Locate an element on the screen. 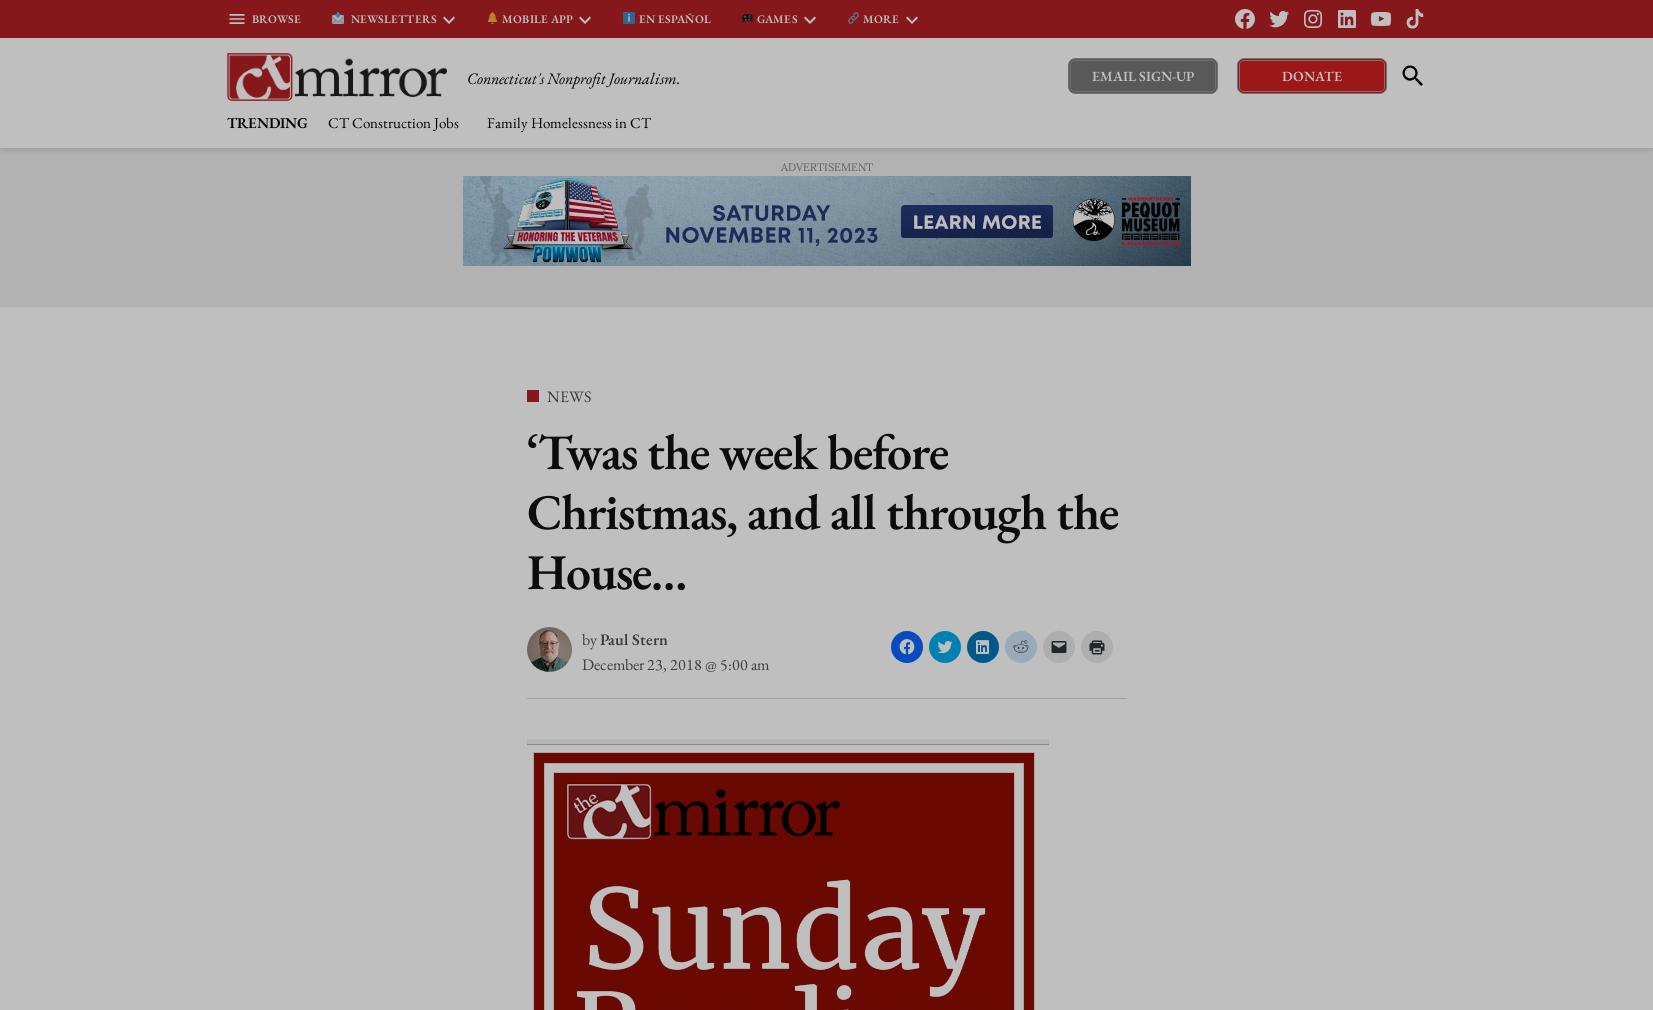 The width and height of the screenshot is (1653, 1010). '‘Twas the week before Christmas, and all through the House…' is located at coordinates (820, 509).